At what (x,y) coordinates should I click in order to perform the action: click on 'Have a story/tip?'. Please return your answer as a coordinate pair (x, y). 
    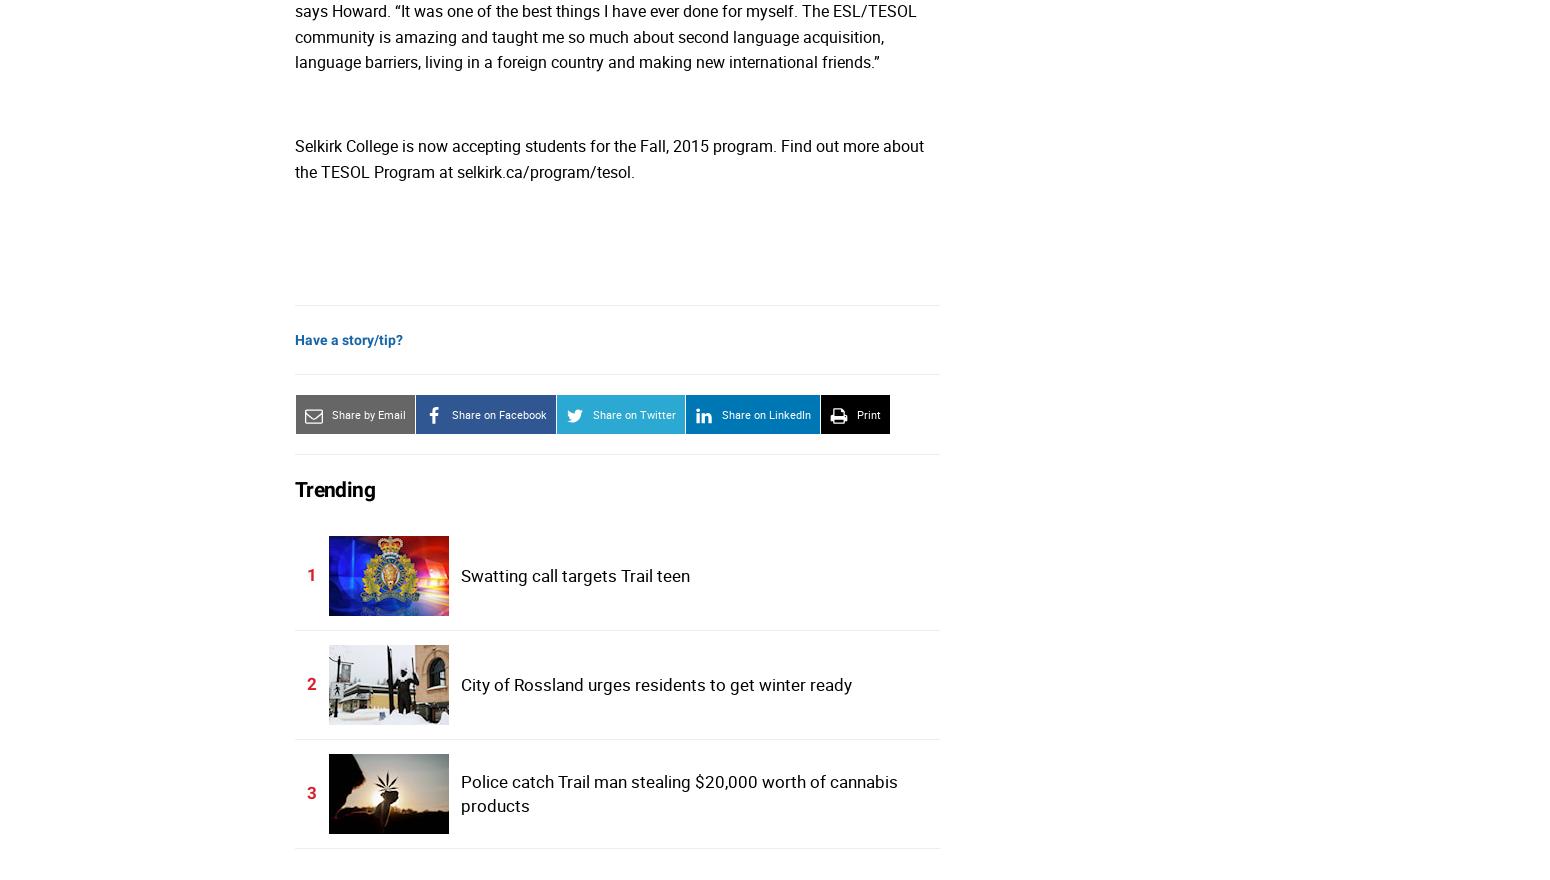
    Looking at the image, I should click on (294, 340).